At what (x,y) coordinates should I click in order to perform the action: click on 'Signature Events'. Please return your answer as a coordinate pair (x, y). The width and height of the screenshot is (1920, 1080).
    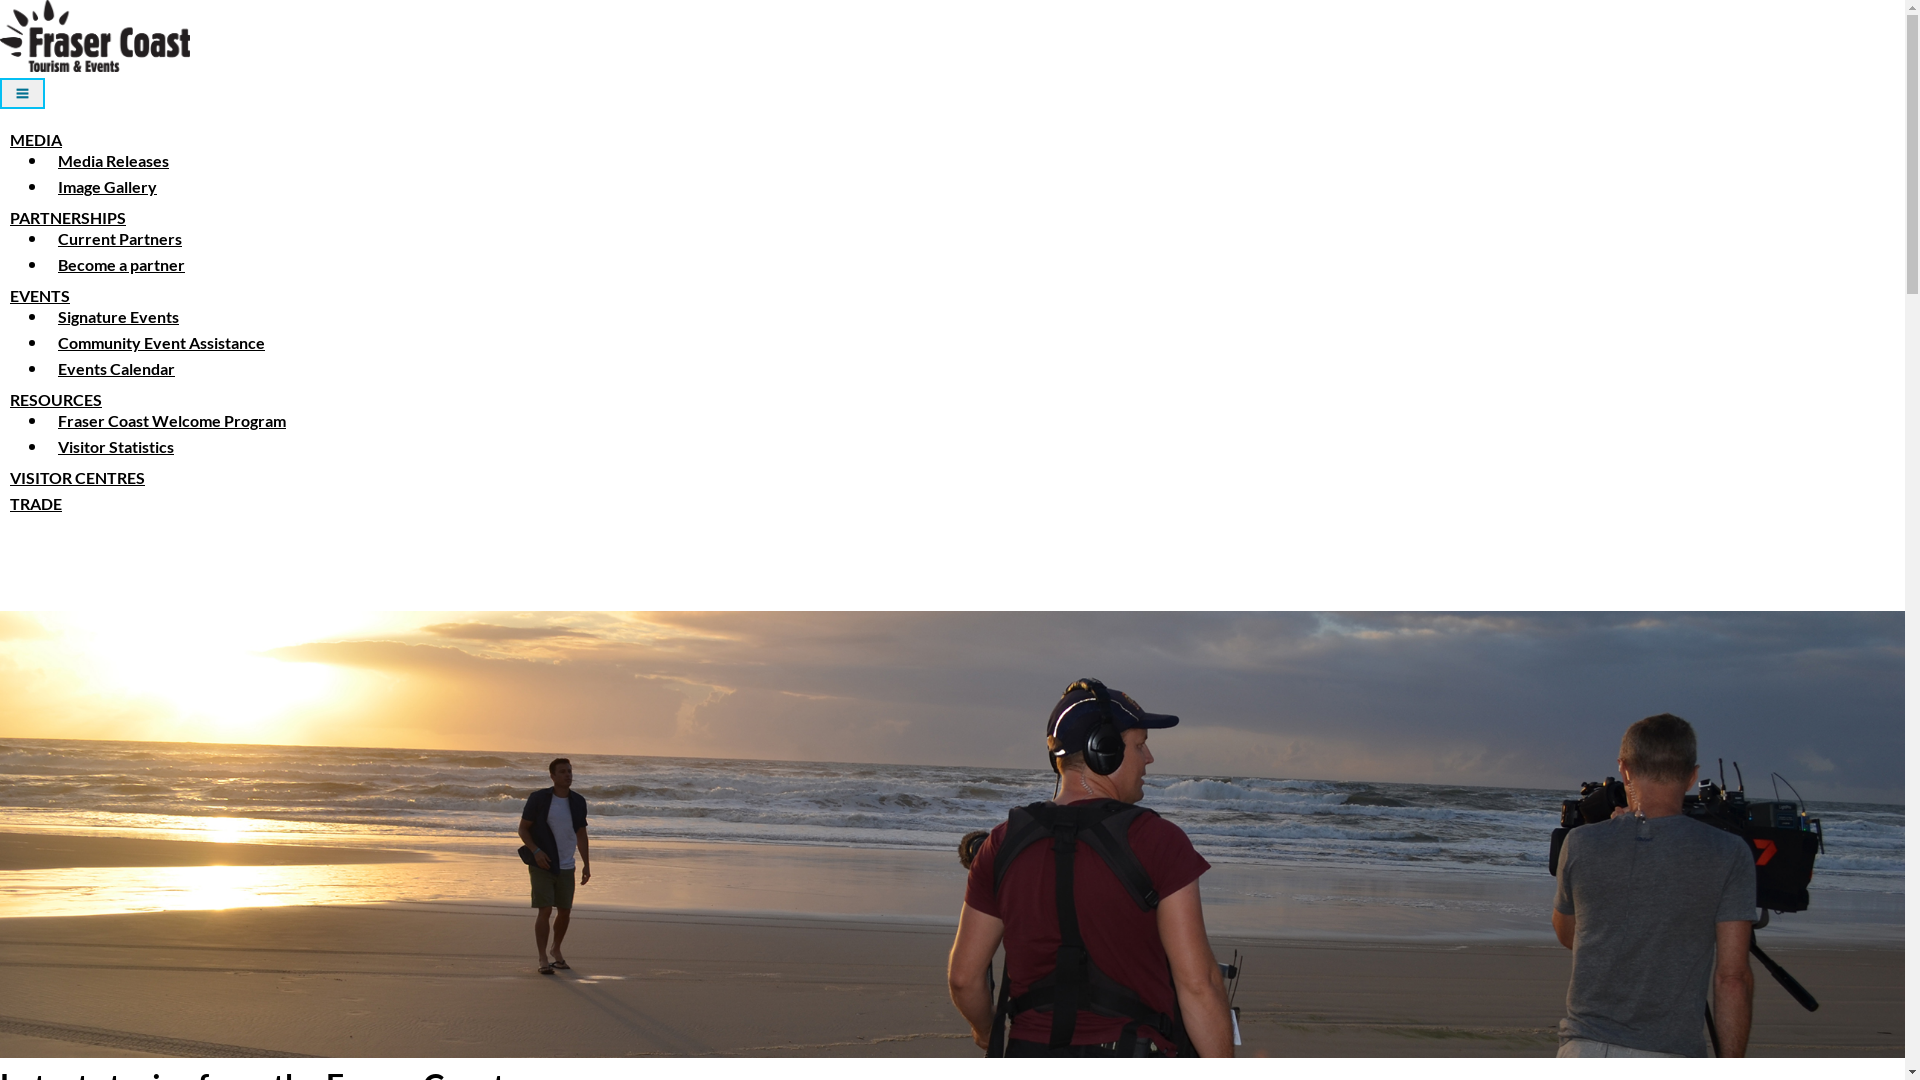
    Looking at the image, I should click on (117, 315).